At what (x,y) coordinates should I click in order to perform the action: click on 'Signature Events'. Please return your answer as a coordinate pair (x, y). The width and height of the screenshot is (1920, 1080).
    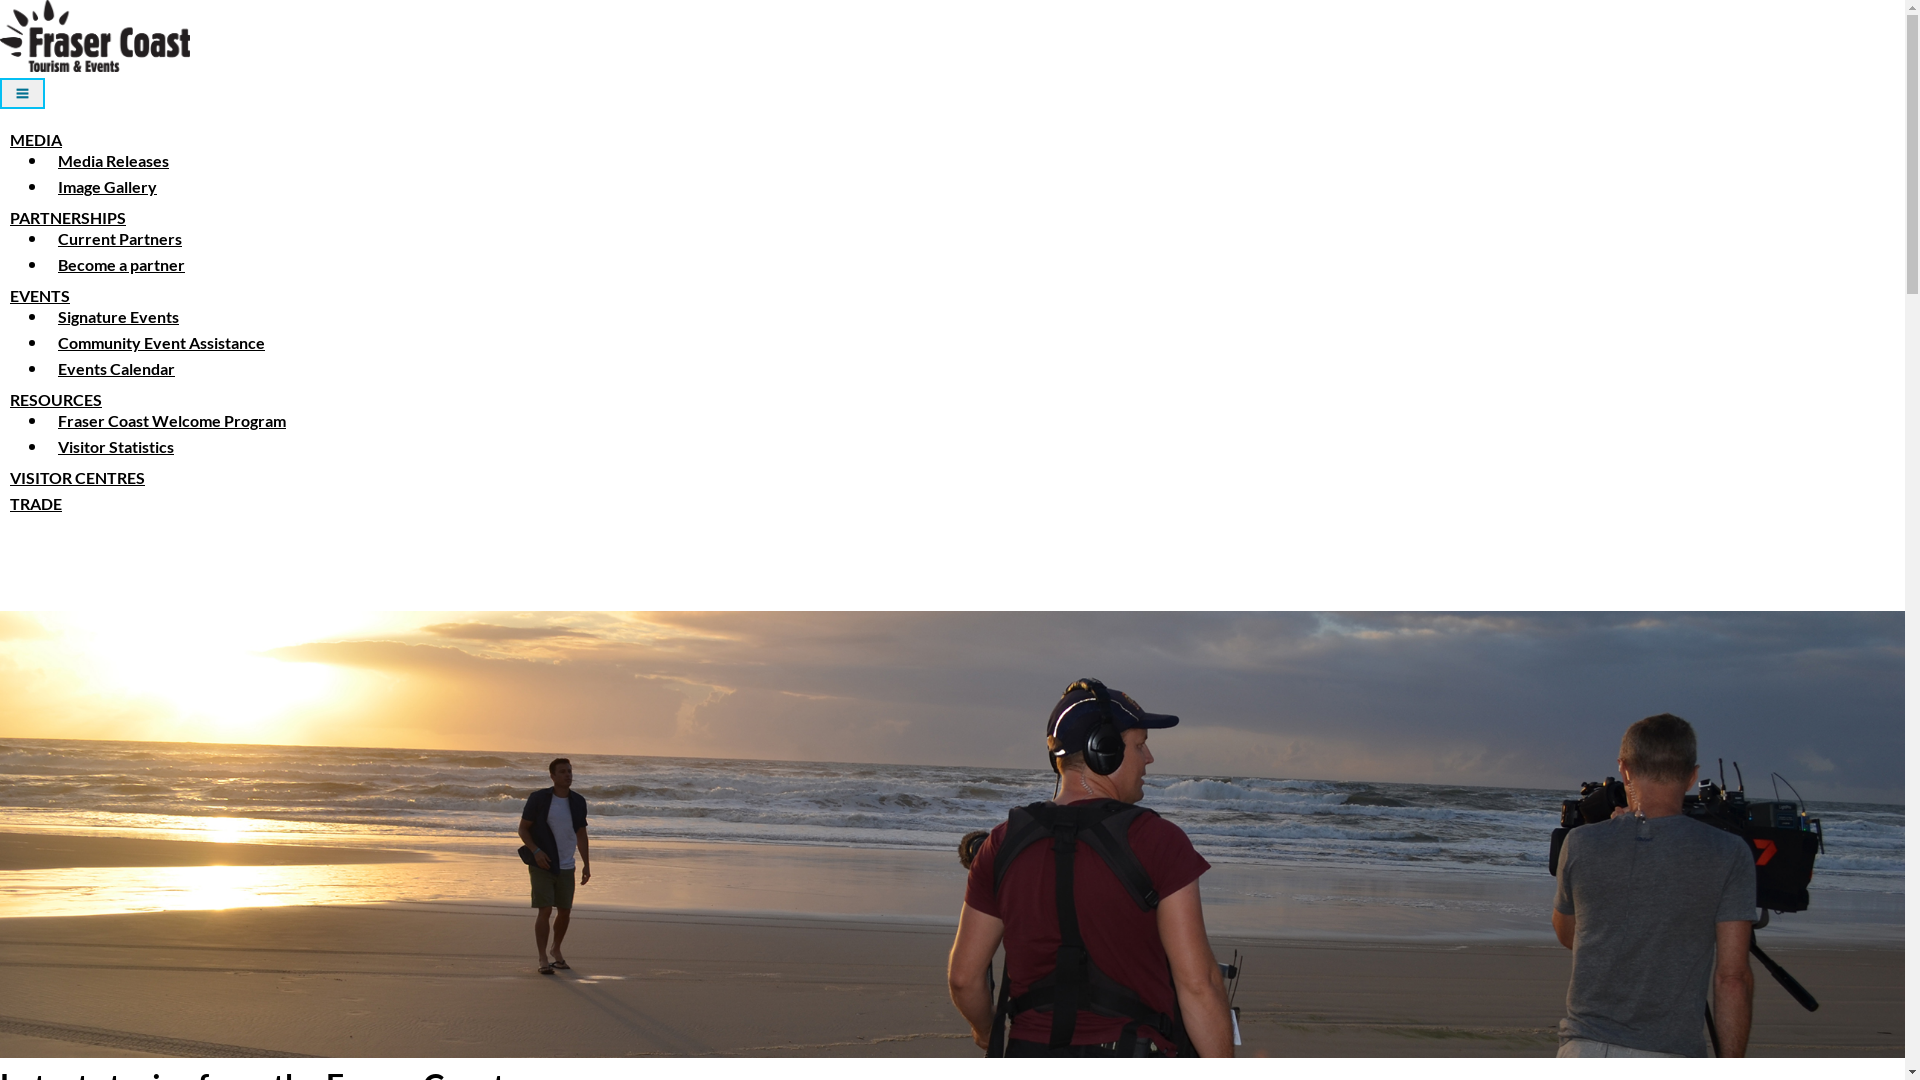
    Looking at the image, I should click on (117, 315).